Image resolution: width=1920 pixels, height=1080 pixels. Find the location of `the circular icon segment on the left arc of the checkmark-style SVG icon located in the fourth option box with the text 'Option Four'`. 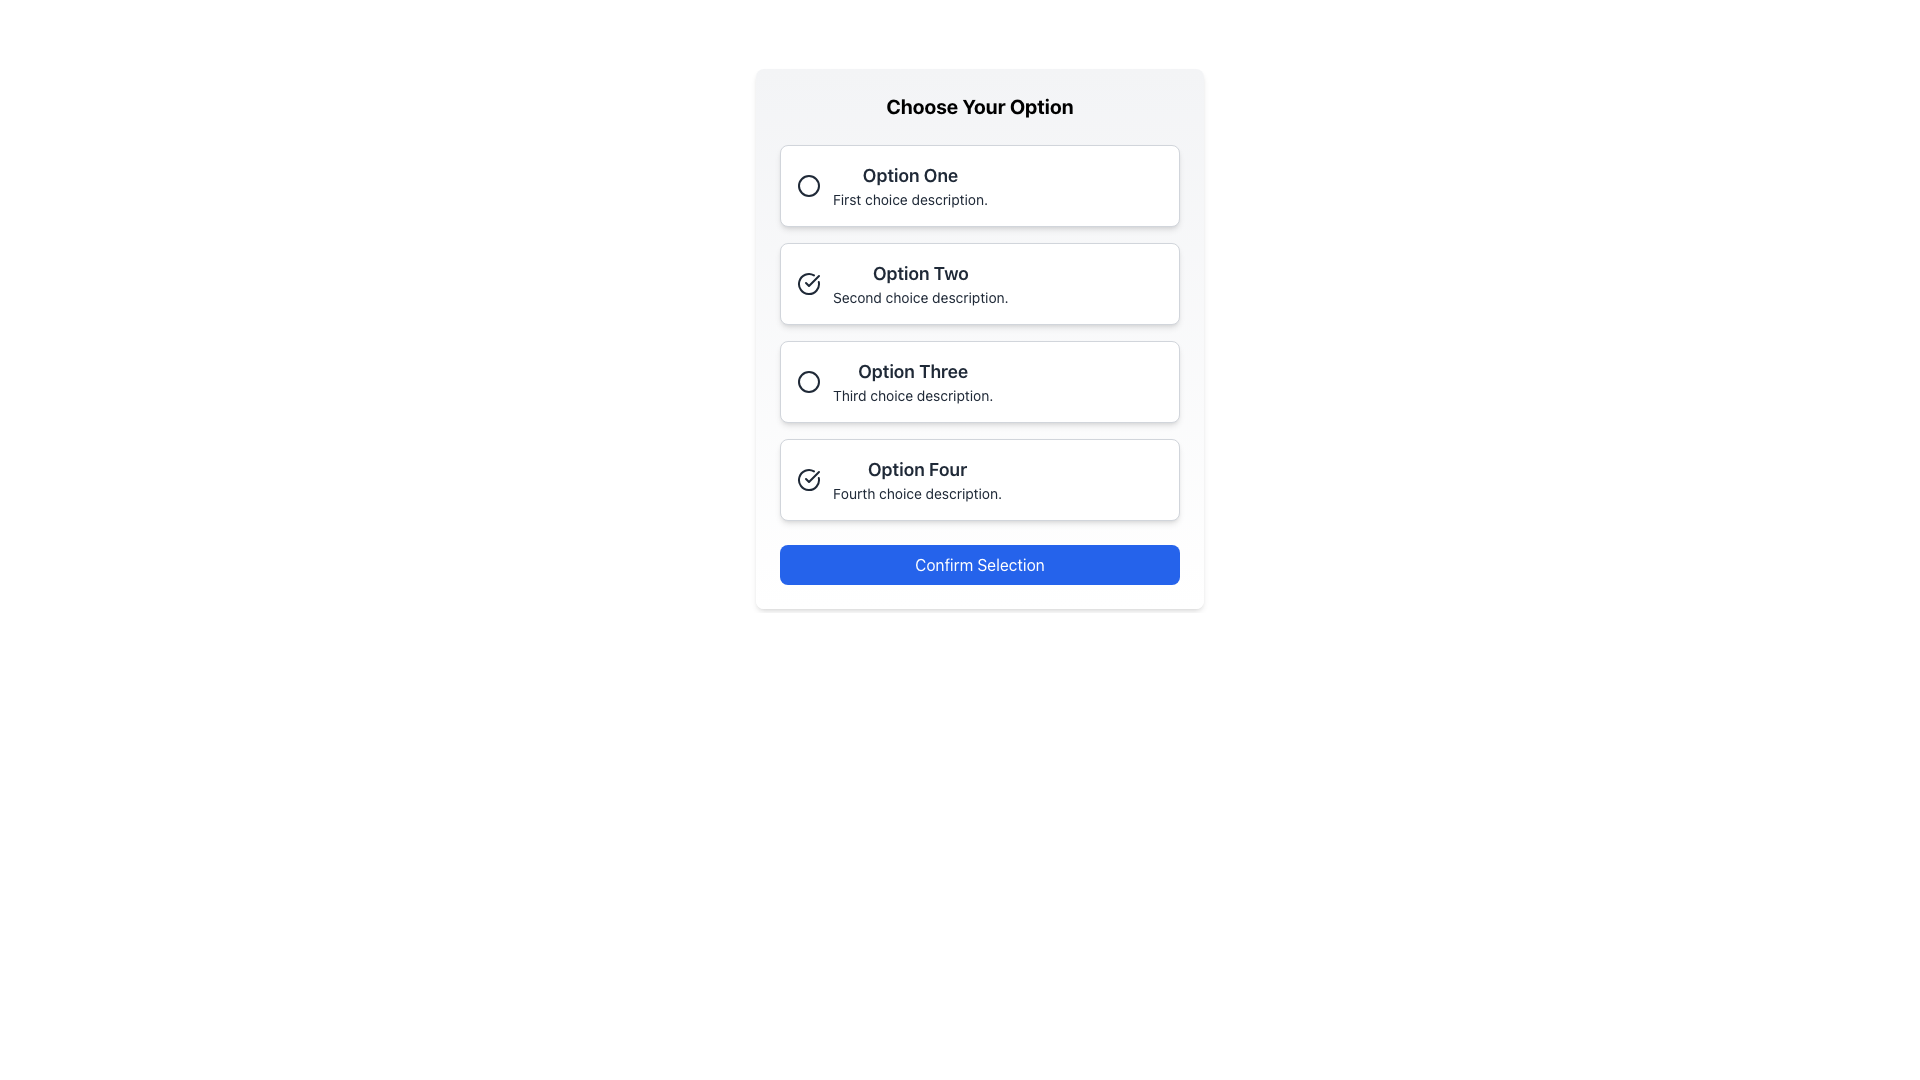

the circular icon segment on the left arc of the checkmark-style SVG icon located in the fourth option box with the text 'Option Four' is located at coordinates (809, 479).